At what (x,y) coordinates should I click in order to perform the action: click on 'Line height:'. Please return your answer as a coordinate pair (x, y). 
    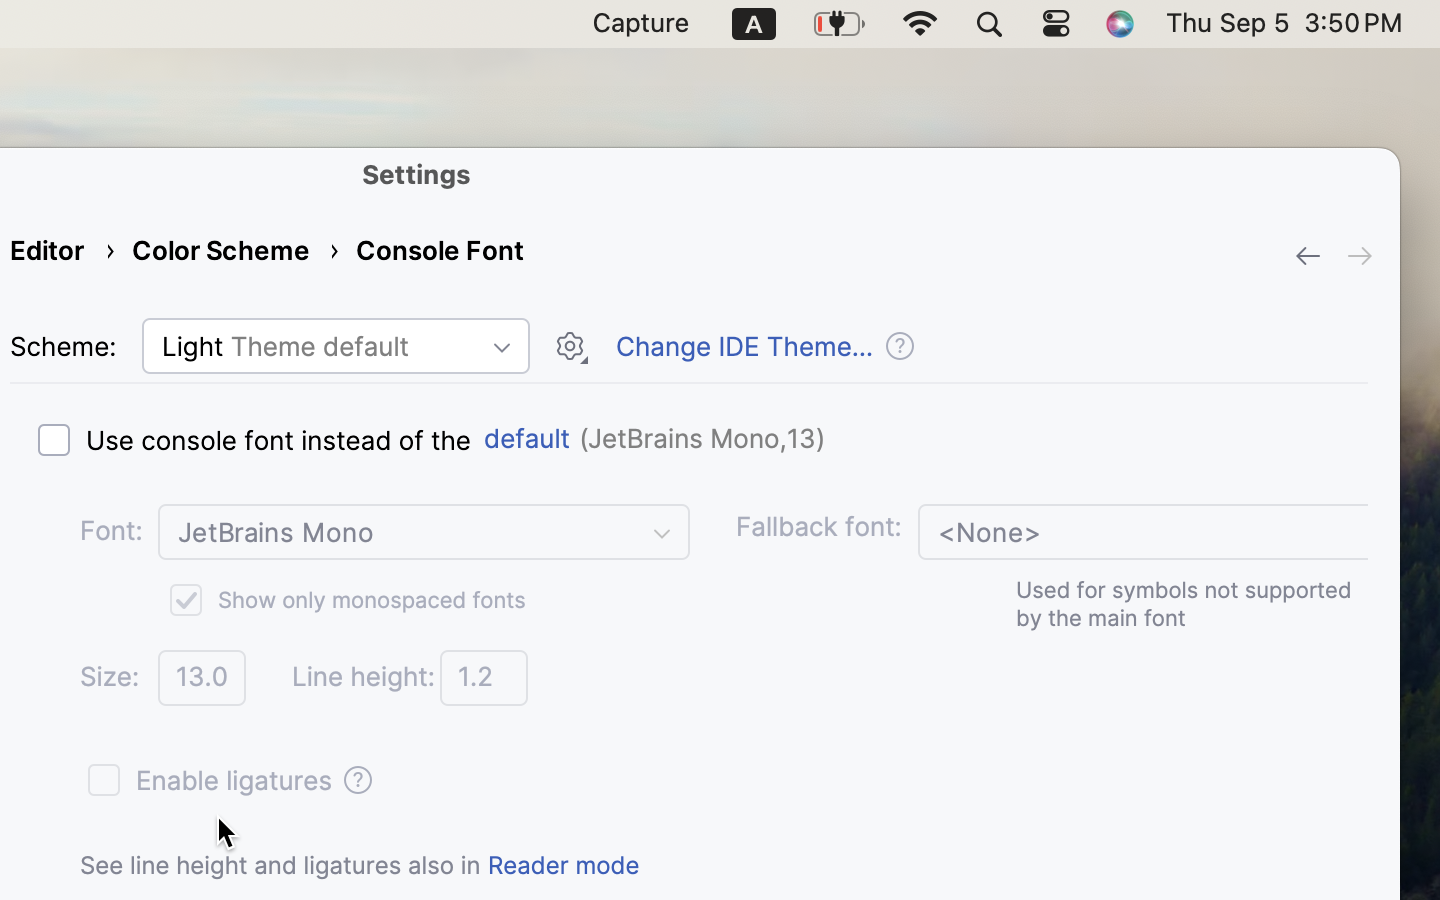
    Looking at the image, I should click on (362, 675).